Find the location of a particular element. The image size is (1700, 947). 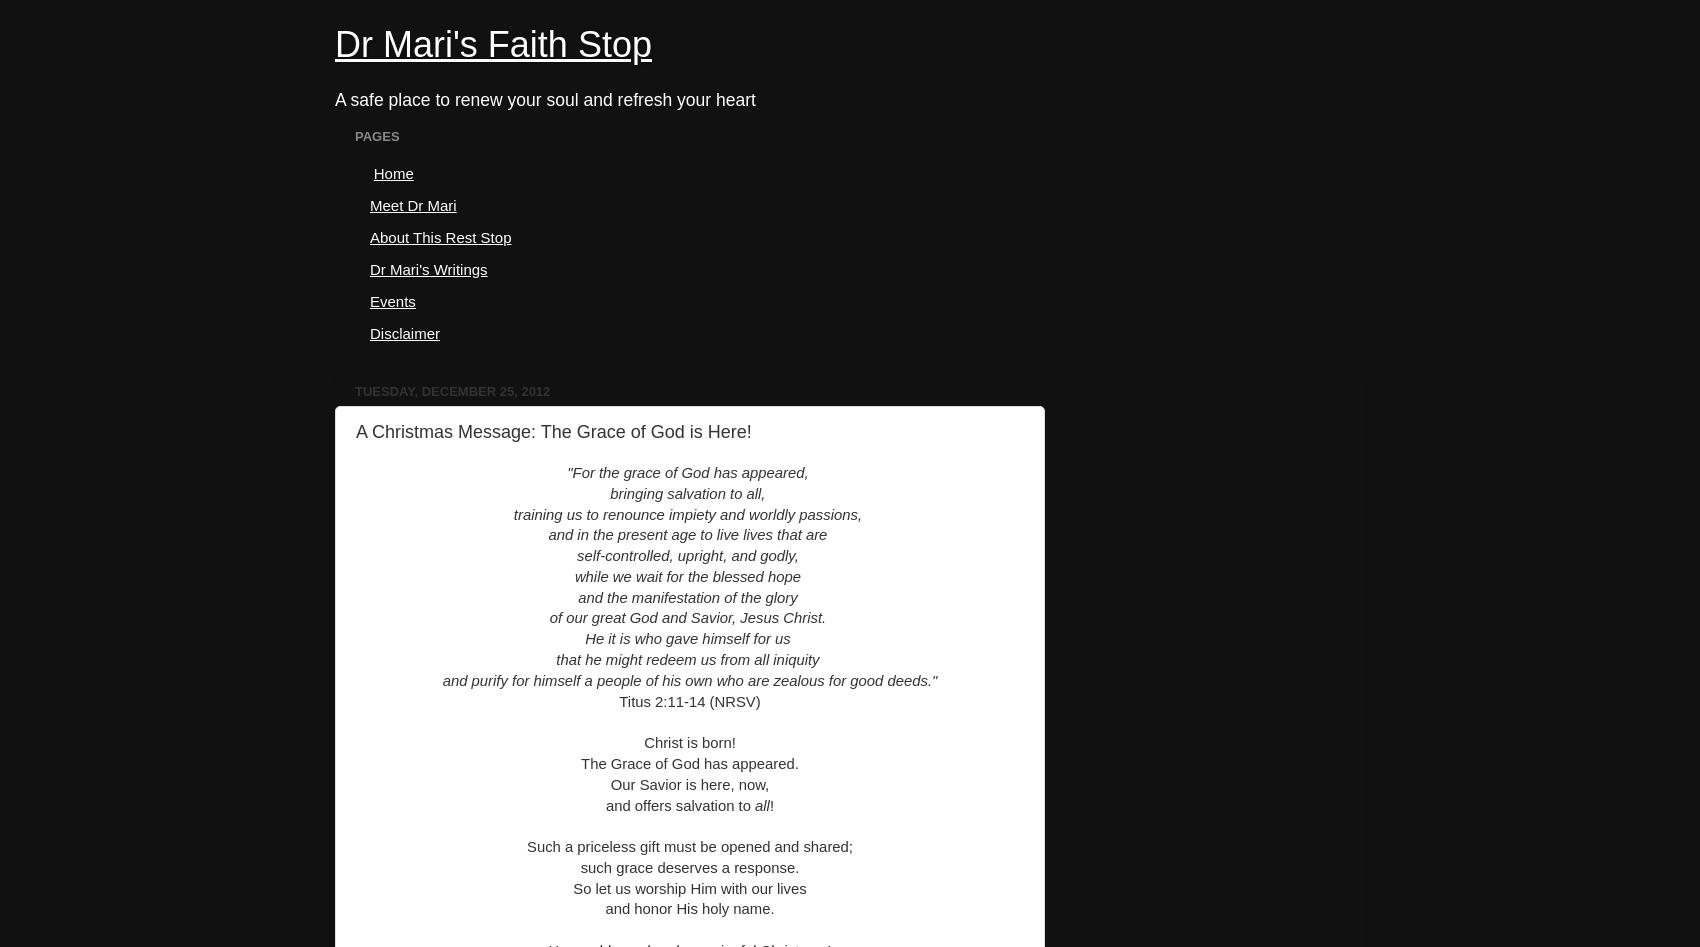

'Titus 2:11-14 (NRSV)' is located at coordinates (689, 699).